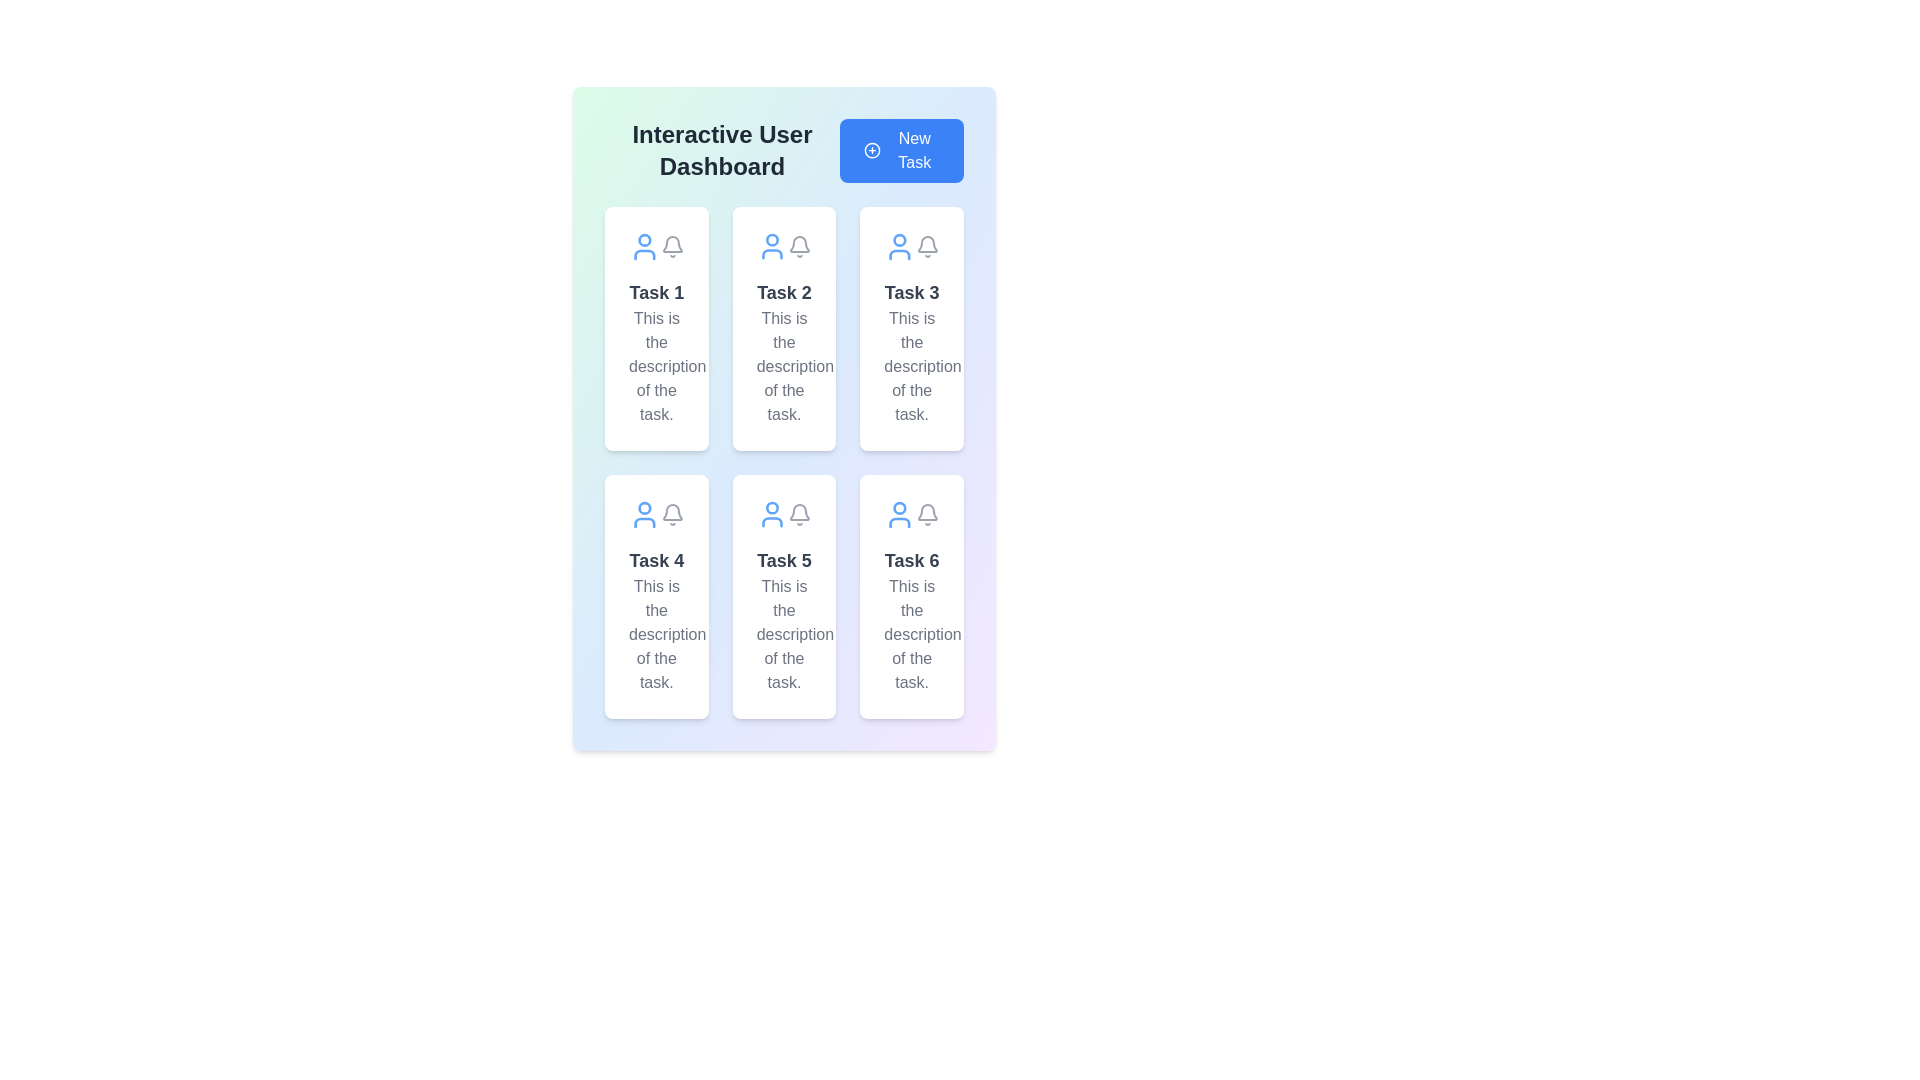  What do you see at coordinates (656, 635) in the screenshot?
I see `the gray-colored text block that reads 'This is the description of the task,' which is positioned below the title 'Task 4' in the card component of the grid layout` at bounding box center [656, 635].